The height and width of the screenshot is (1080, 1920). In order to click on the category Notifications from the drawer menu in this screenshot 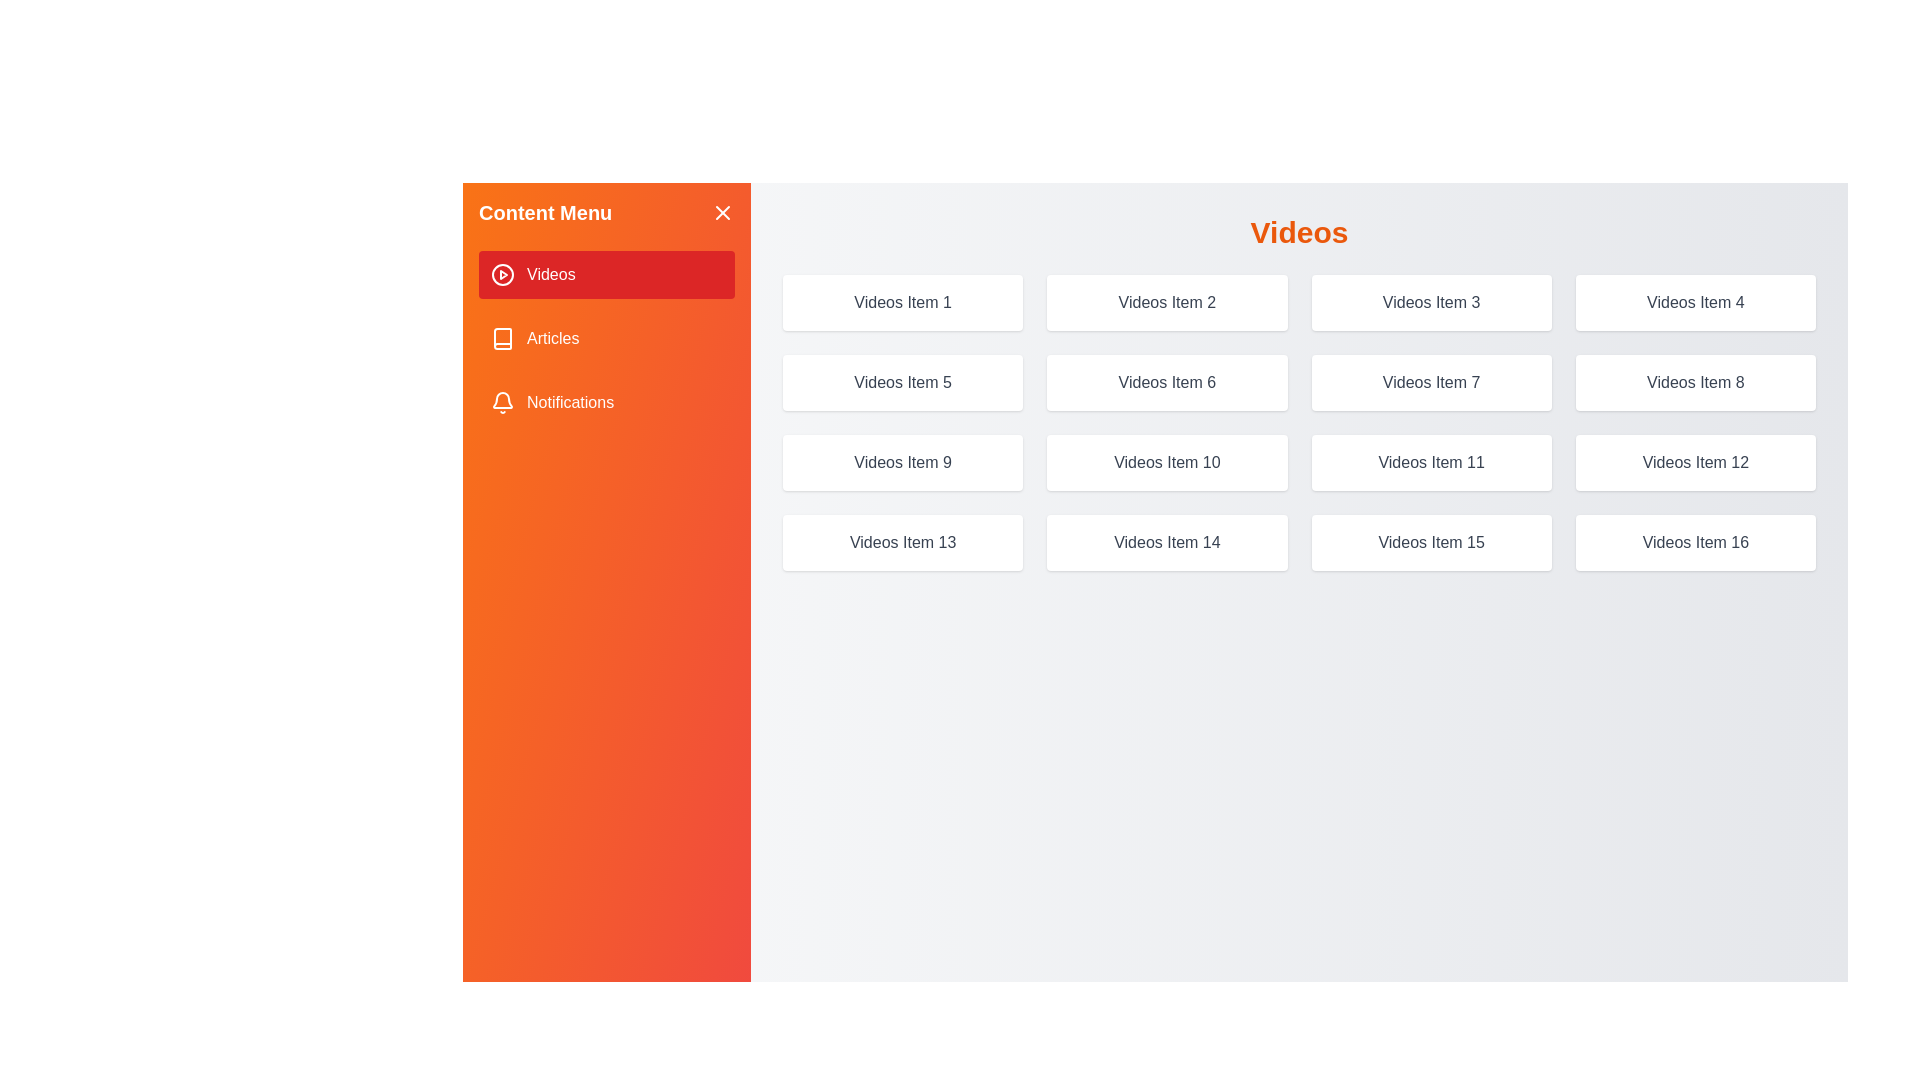, I will do `click(605, 402)`.